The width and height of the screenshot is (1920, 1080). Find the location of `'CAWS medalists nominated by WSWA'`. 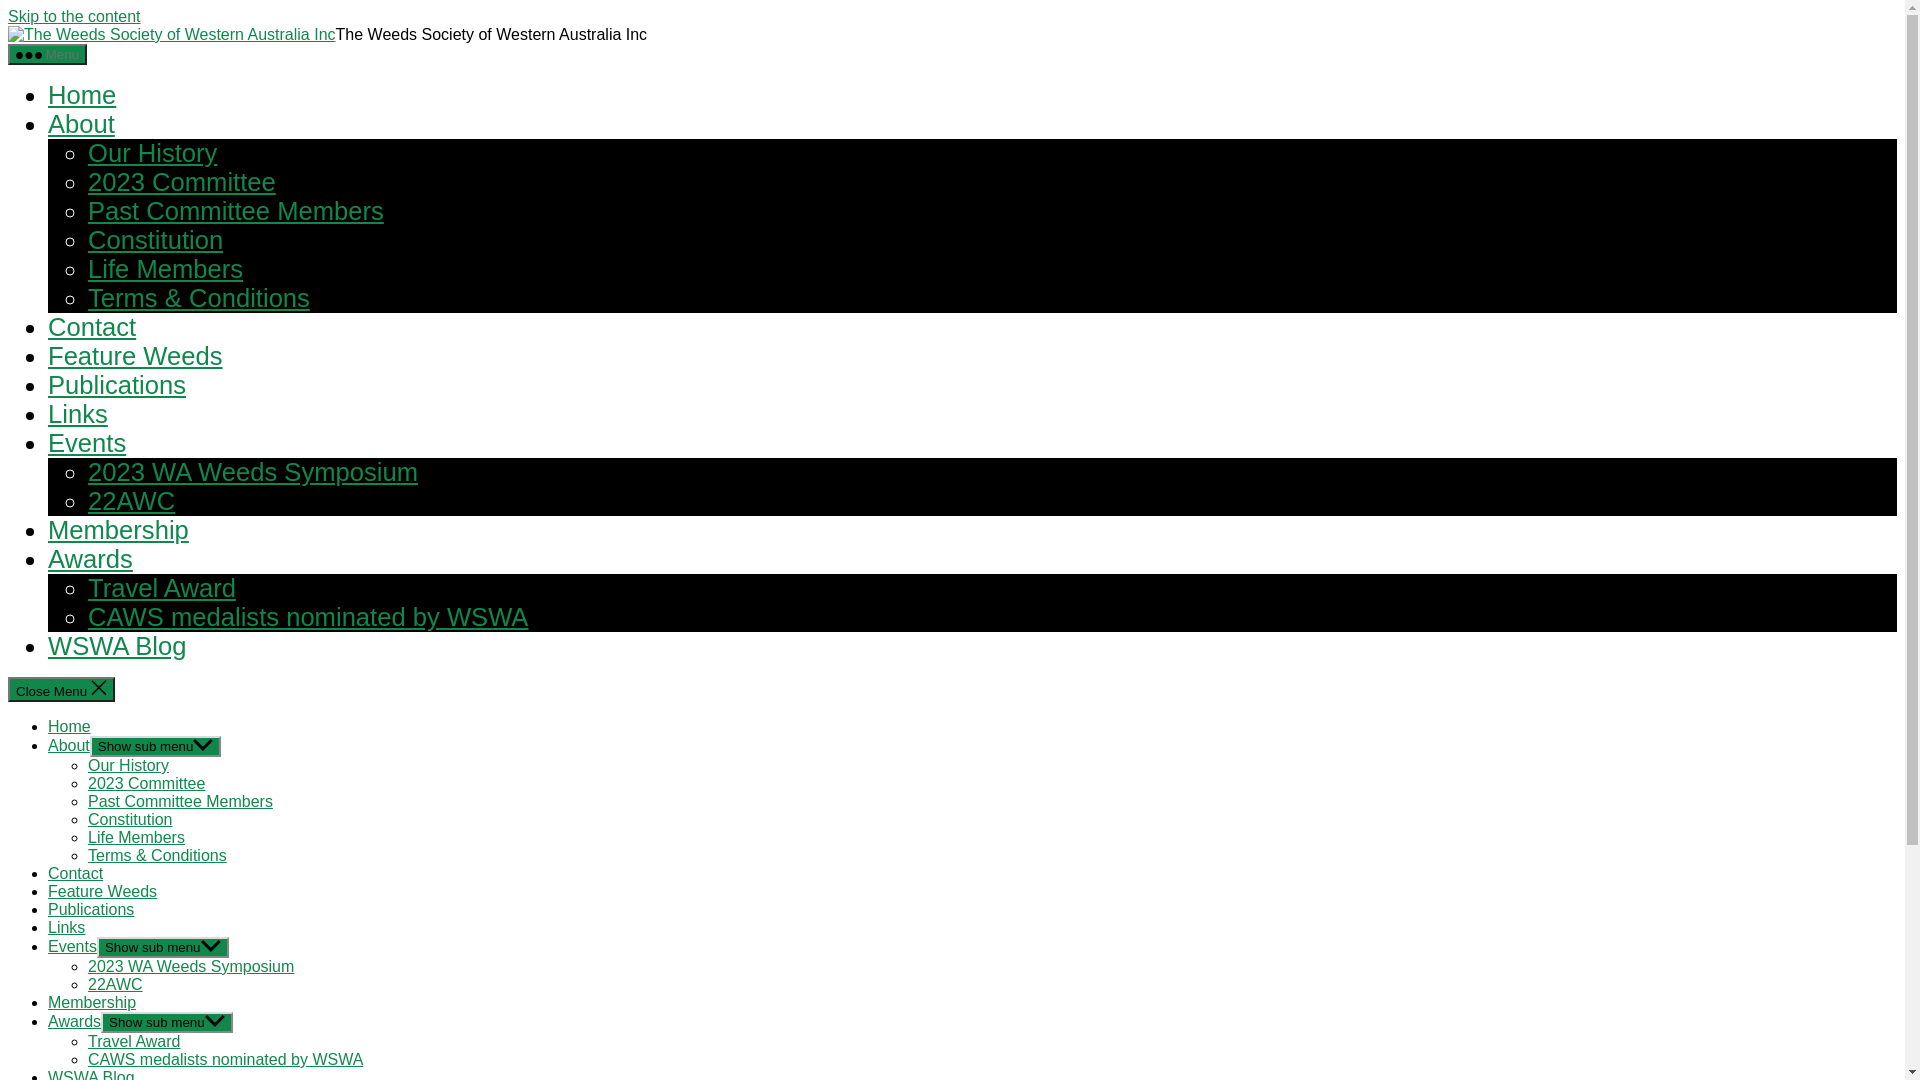

'CAWS medalists nominated by WSWA' is located at coordinates (225, 1058).